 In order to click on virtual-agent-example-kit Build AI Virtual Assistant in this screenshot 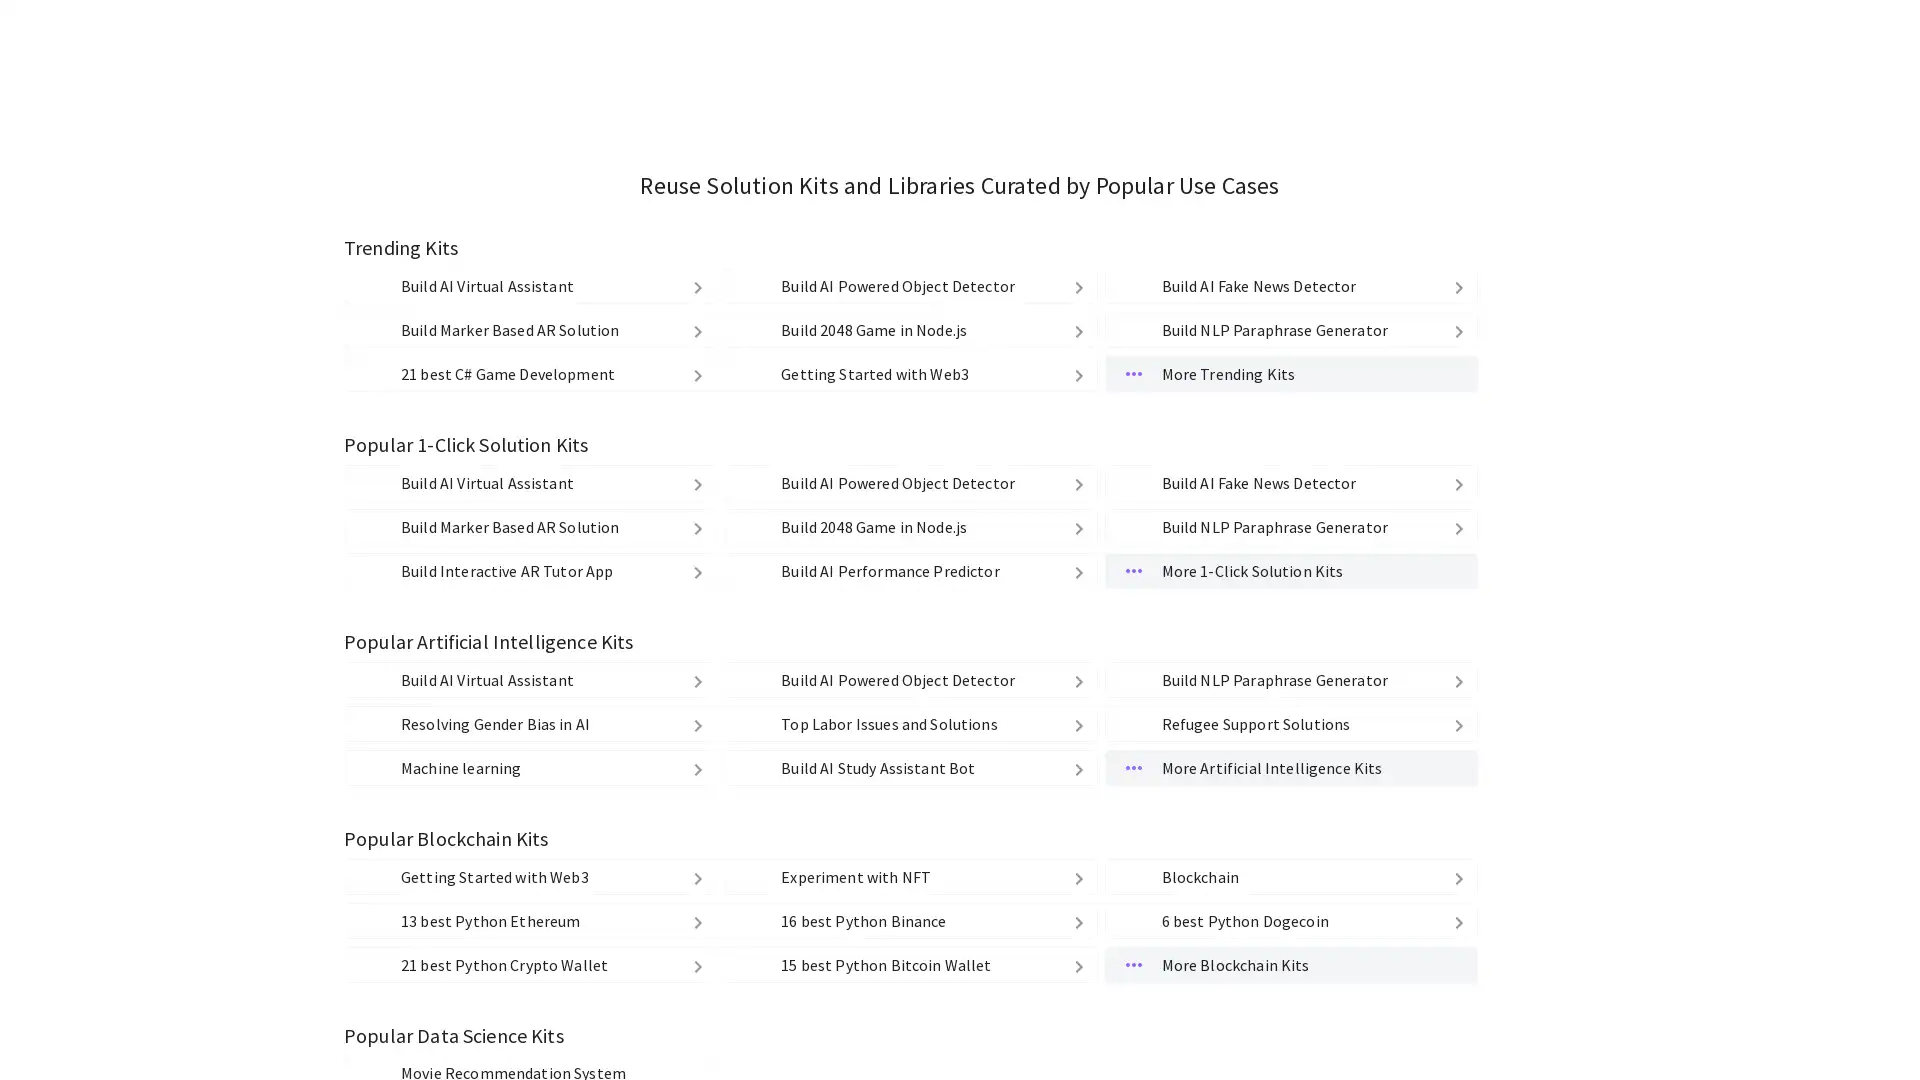, I will do `click(530, 786)`.